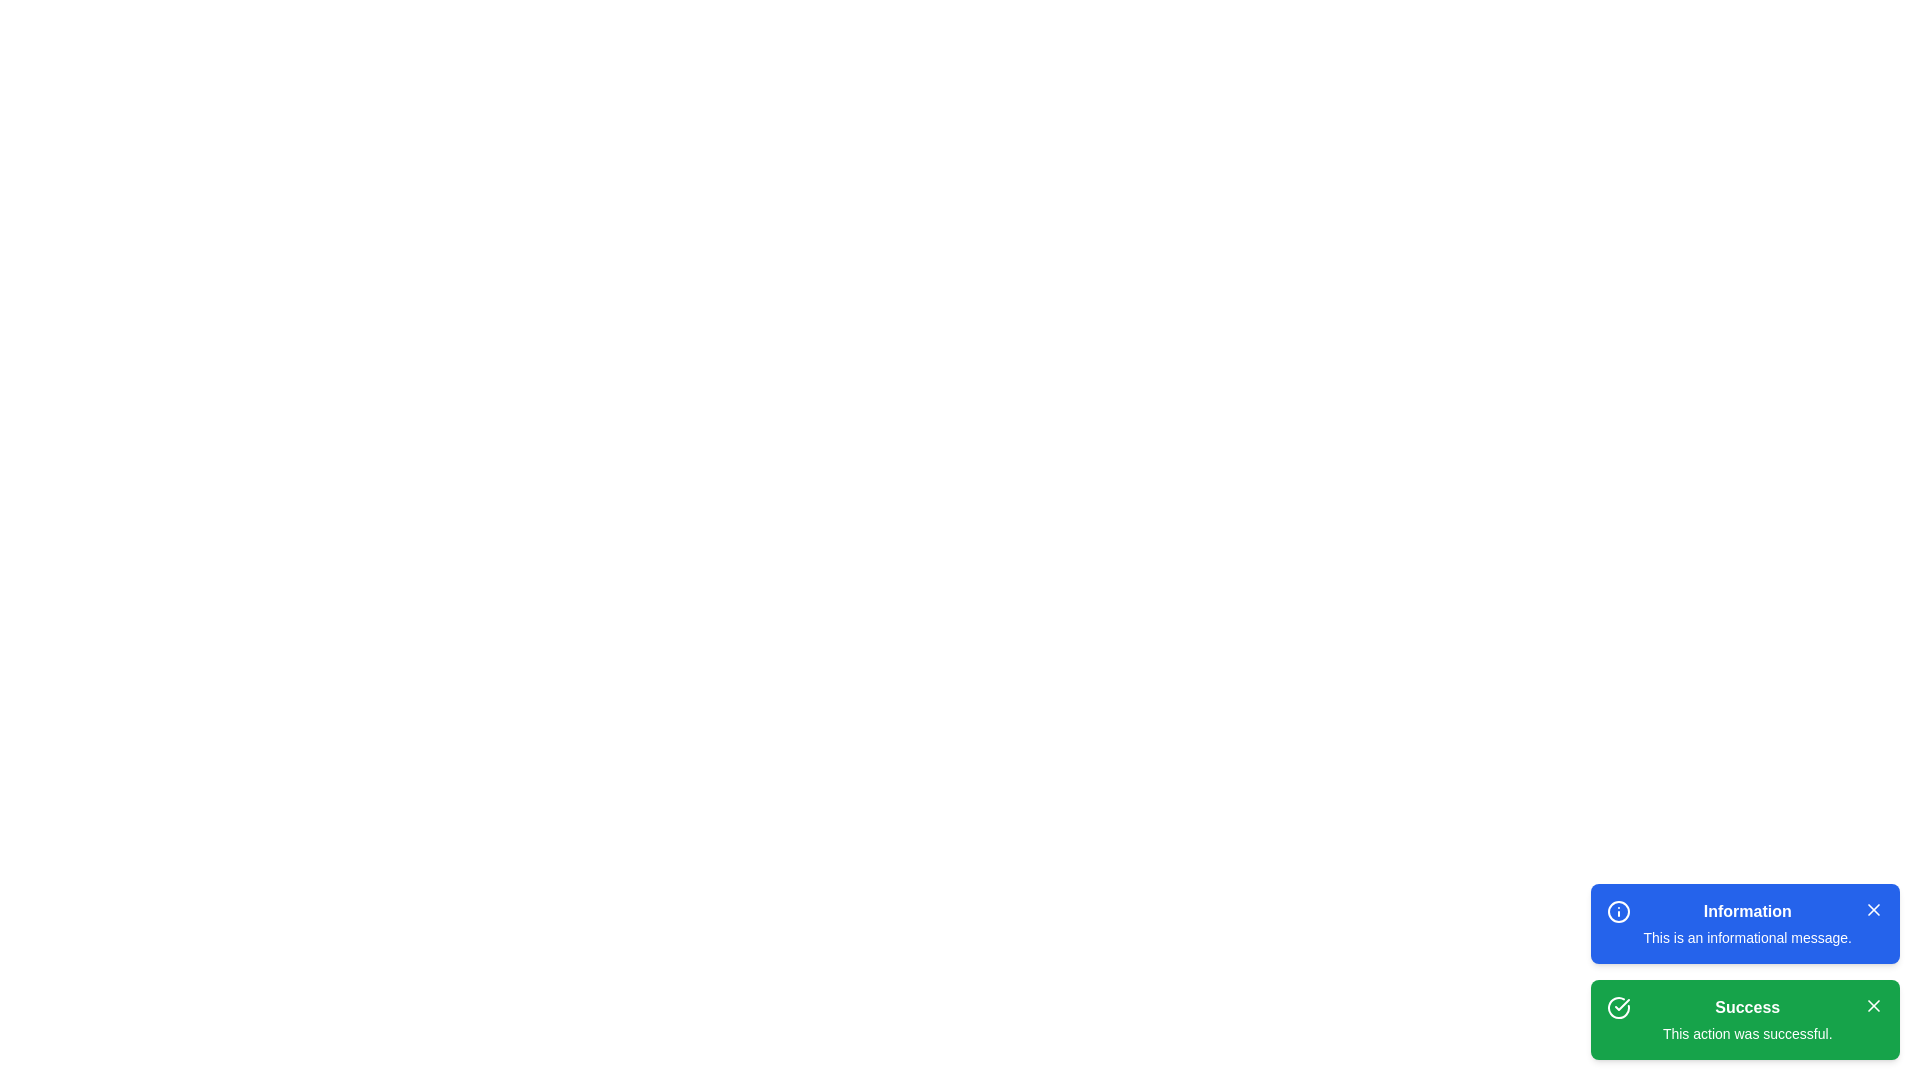 The image size is (1920, 1080). Describe the element at coordinates (1619, 1007) in the screenshot. I see `the visual feedback of the circular success icon with a checkmark inside, located at the bottom-right of the interface, to the left of the 'Success' label` at that location.